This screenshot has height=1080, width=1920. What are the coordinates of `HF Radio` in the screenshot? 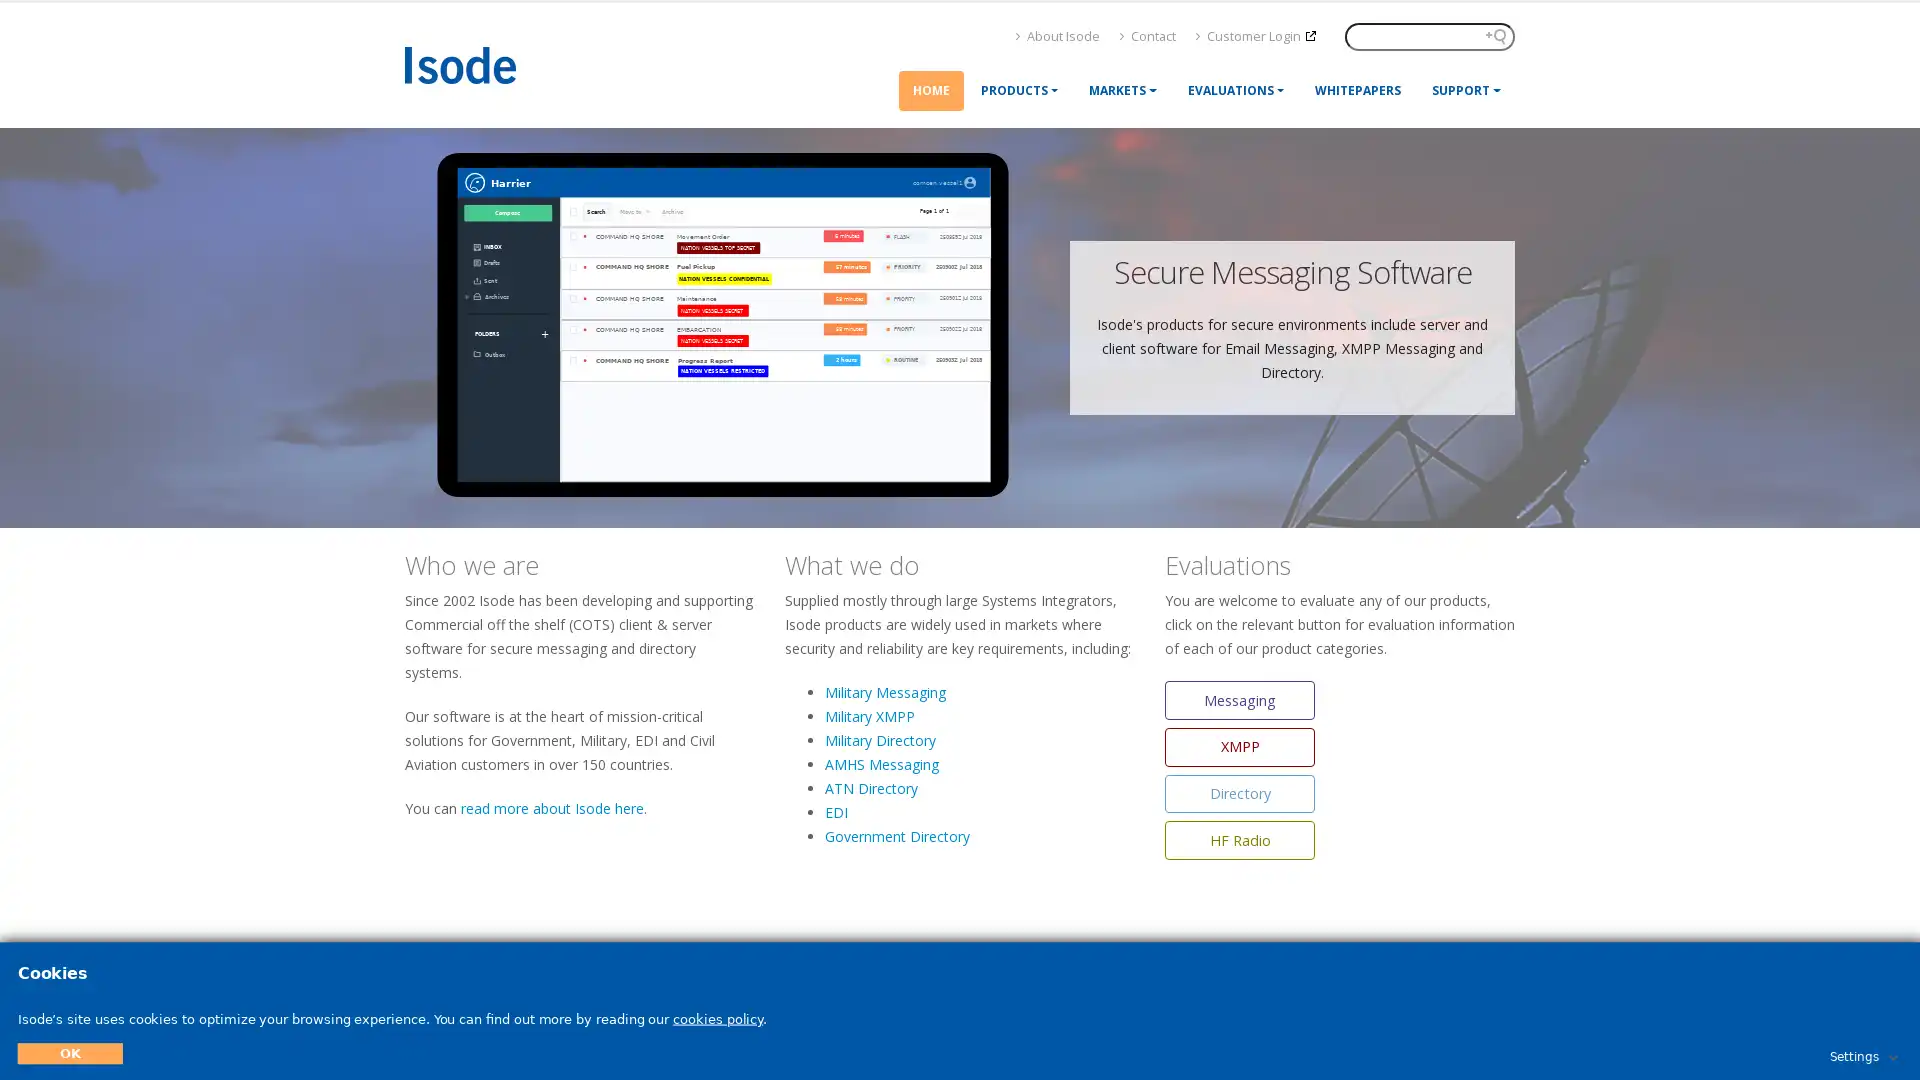 It's located at (1238, 840).